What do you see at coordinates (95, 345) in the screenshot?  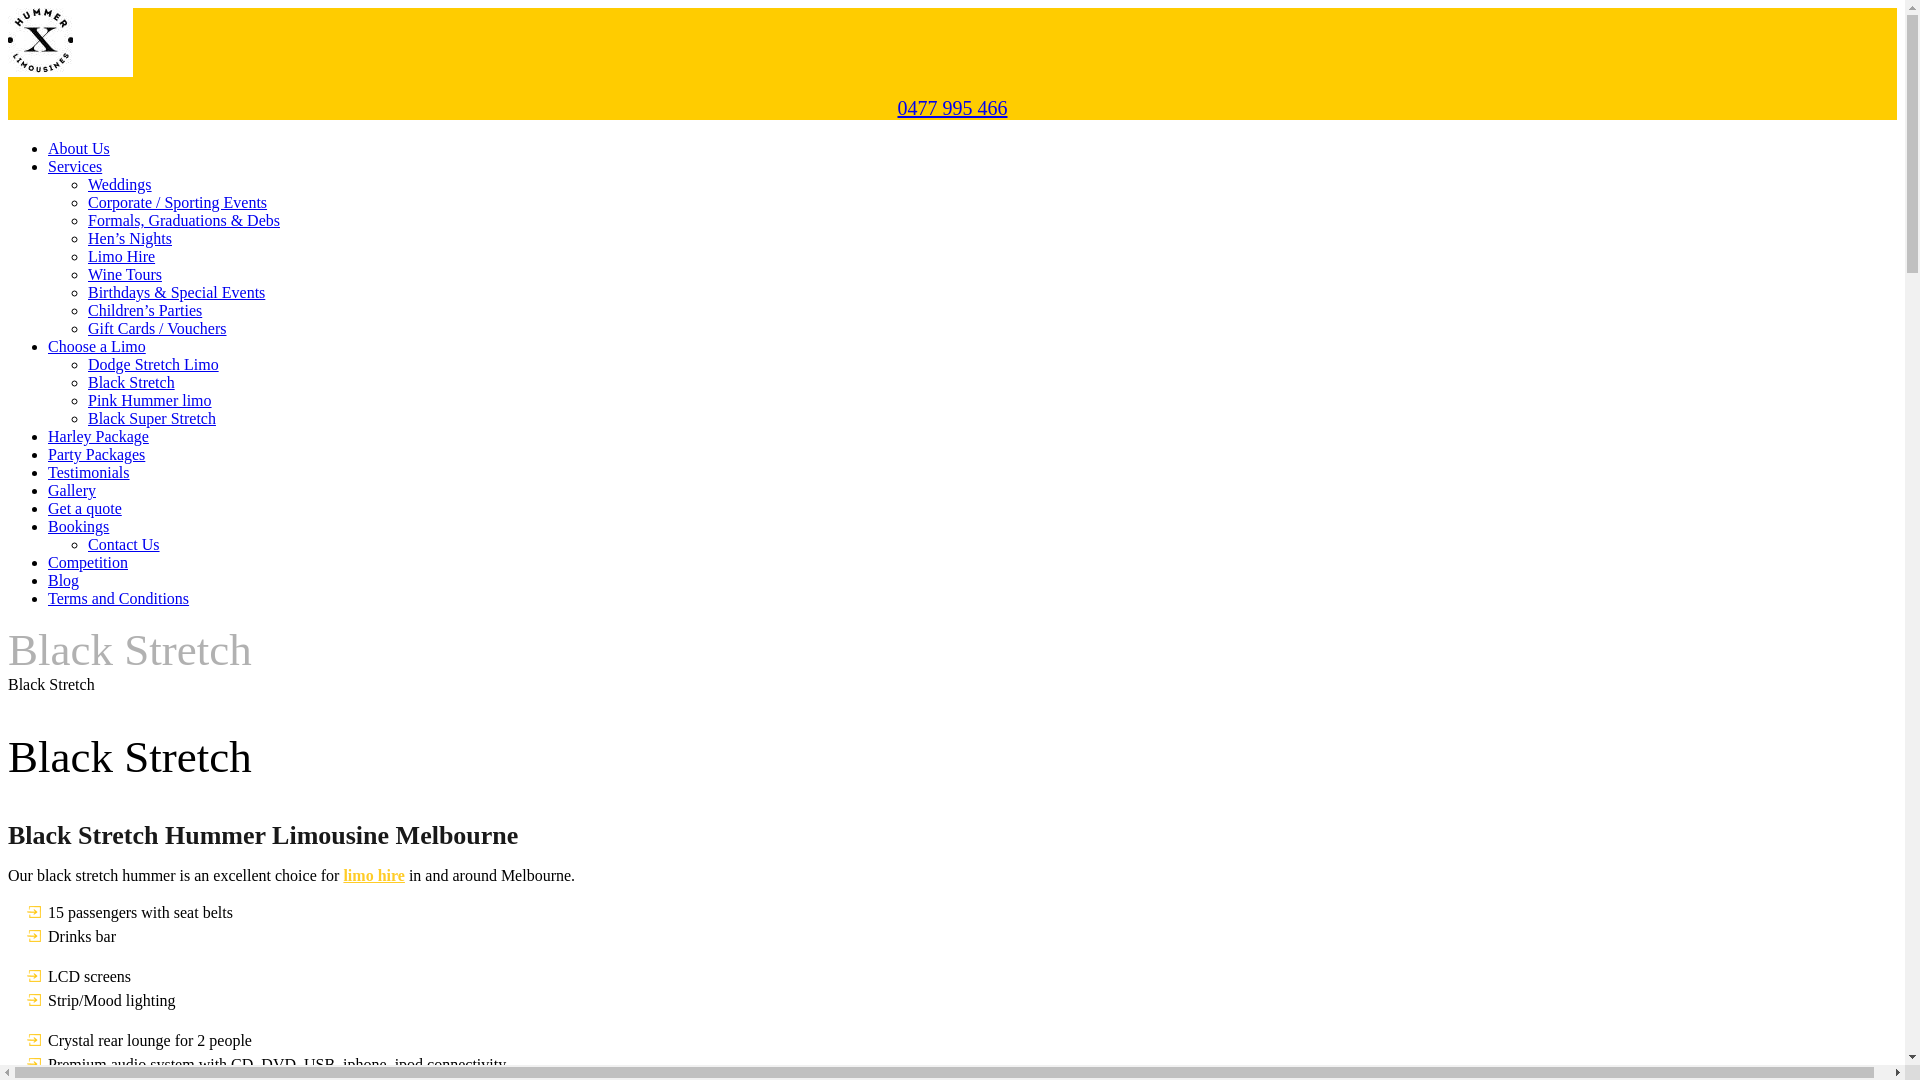 I see `'Choose a Limo'` at bounding box center [95, 345].